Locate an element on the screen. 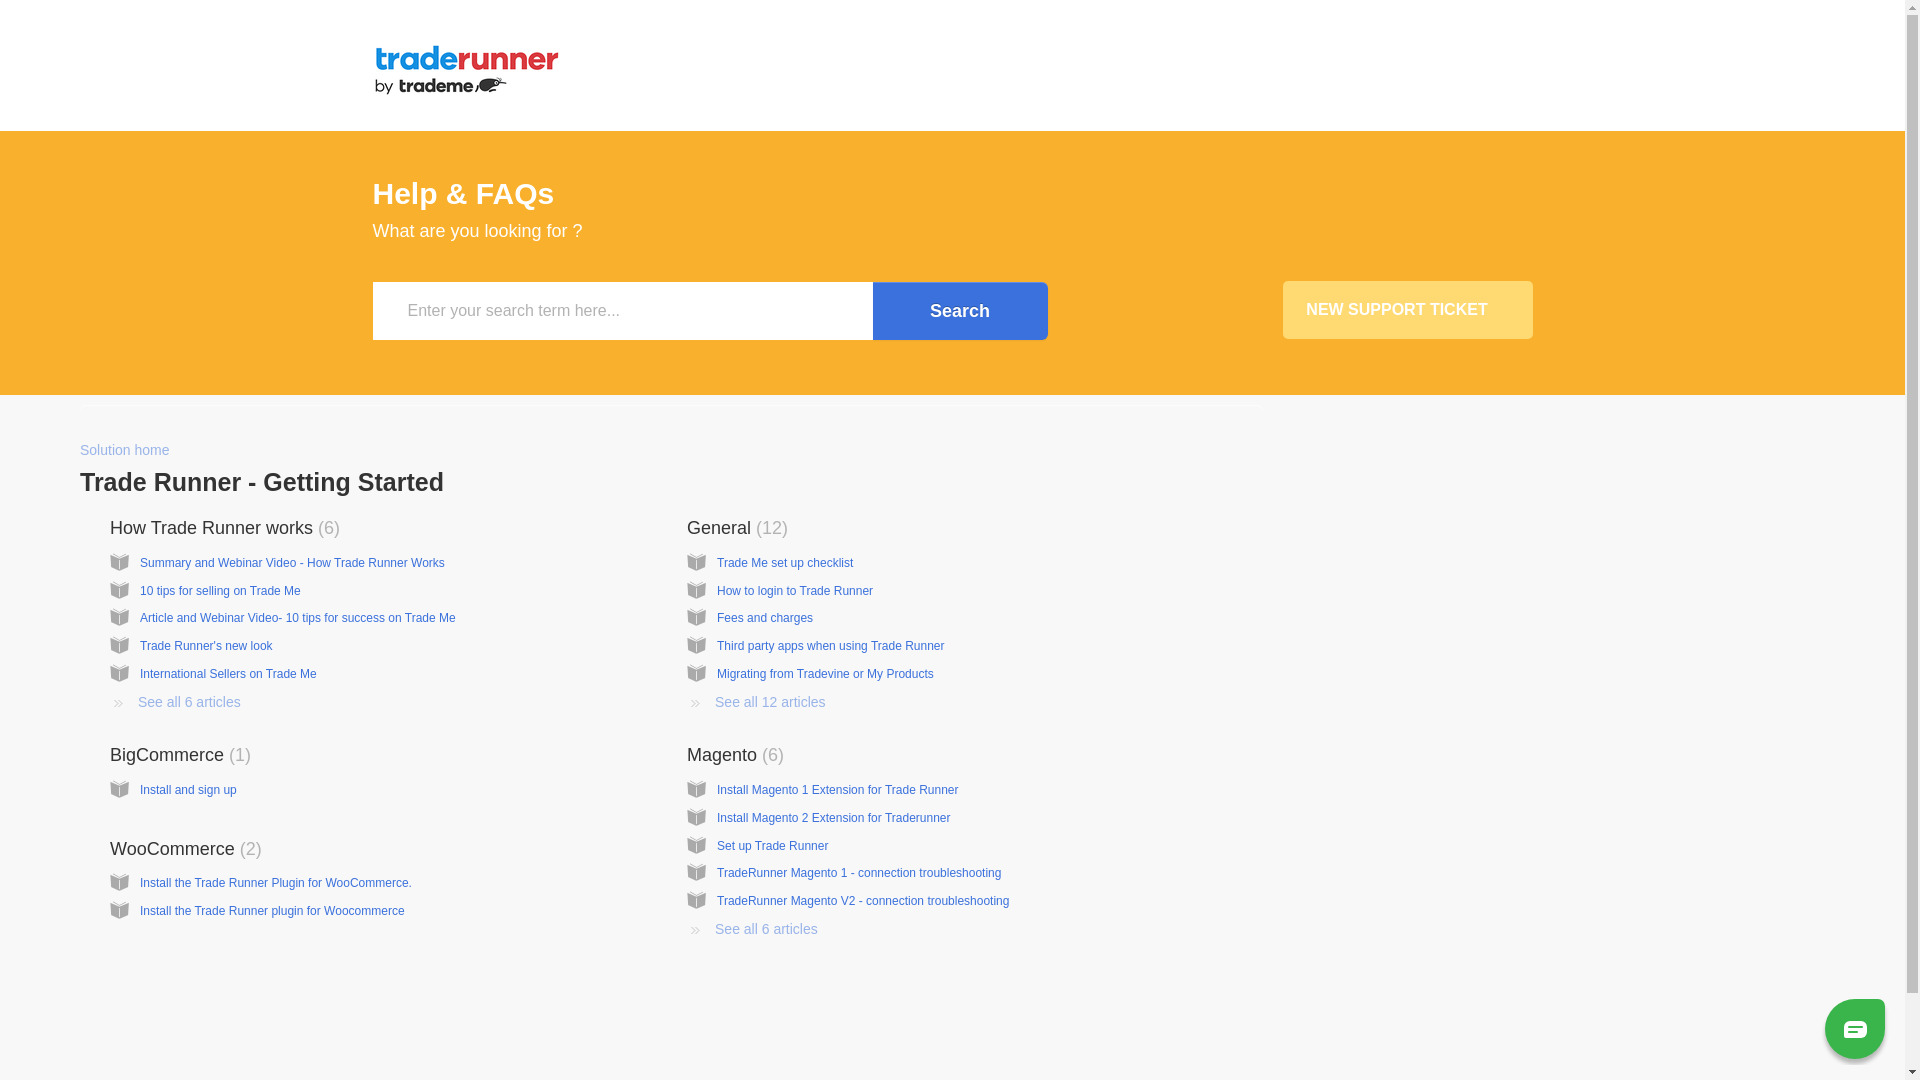  'Migrating from Tradevine or My Products' is located at coordinates (716, 674).